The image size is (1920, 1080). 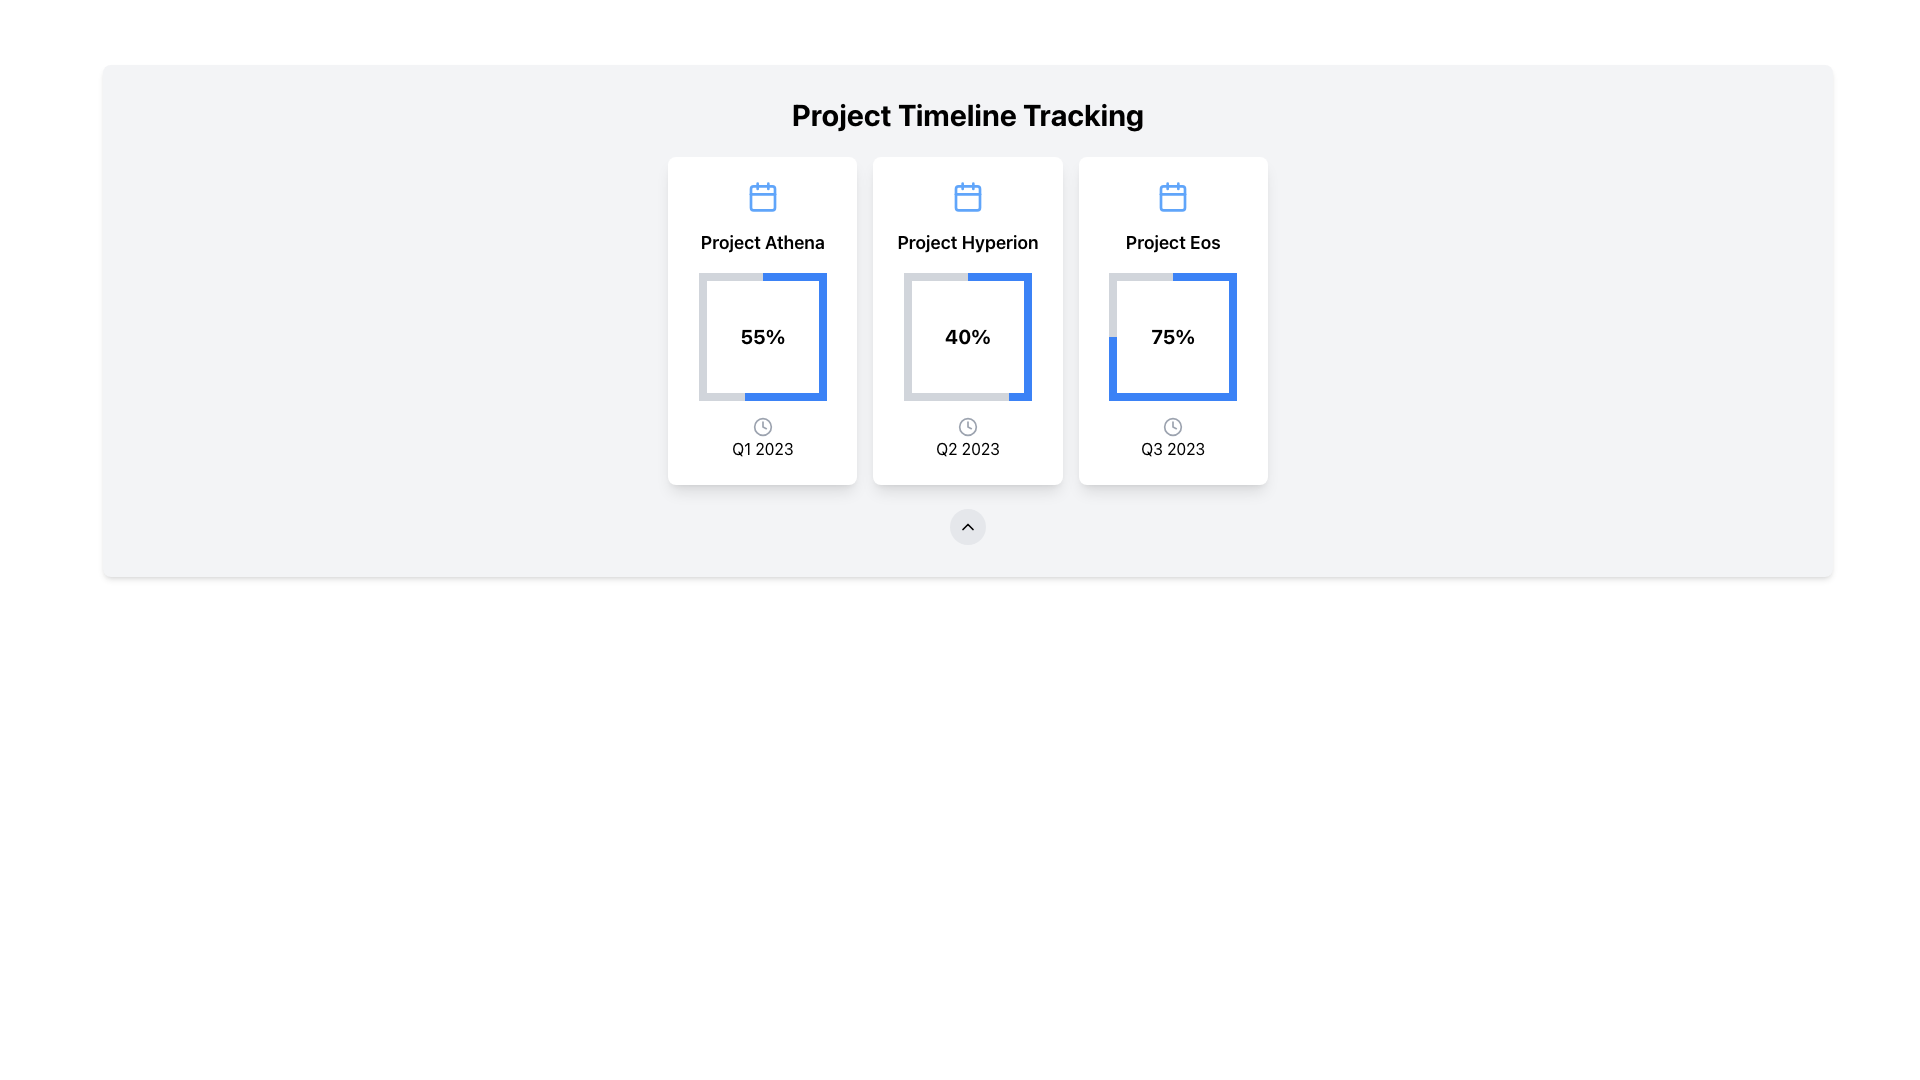 What do you see at coordinates (968, 242) in the screenshot?
I see `the Text Label that identifies the project represented in the second card, positioned below the calendar icon and above the '40%' text in the 'Q2 2023' card` at bounding box center [968, 242].